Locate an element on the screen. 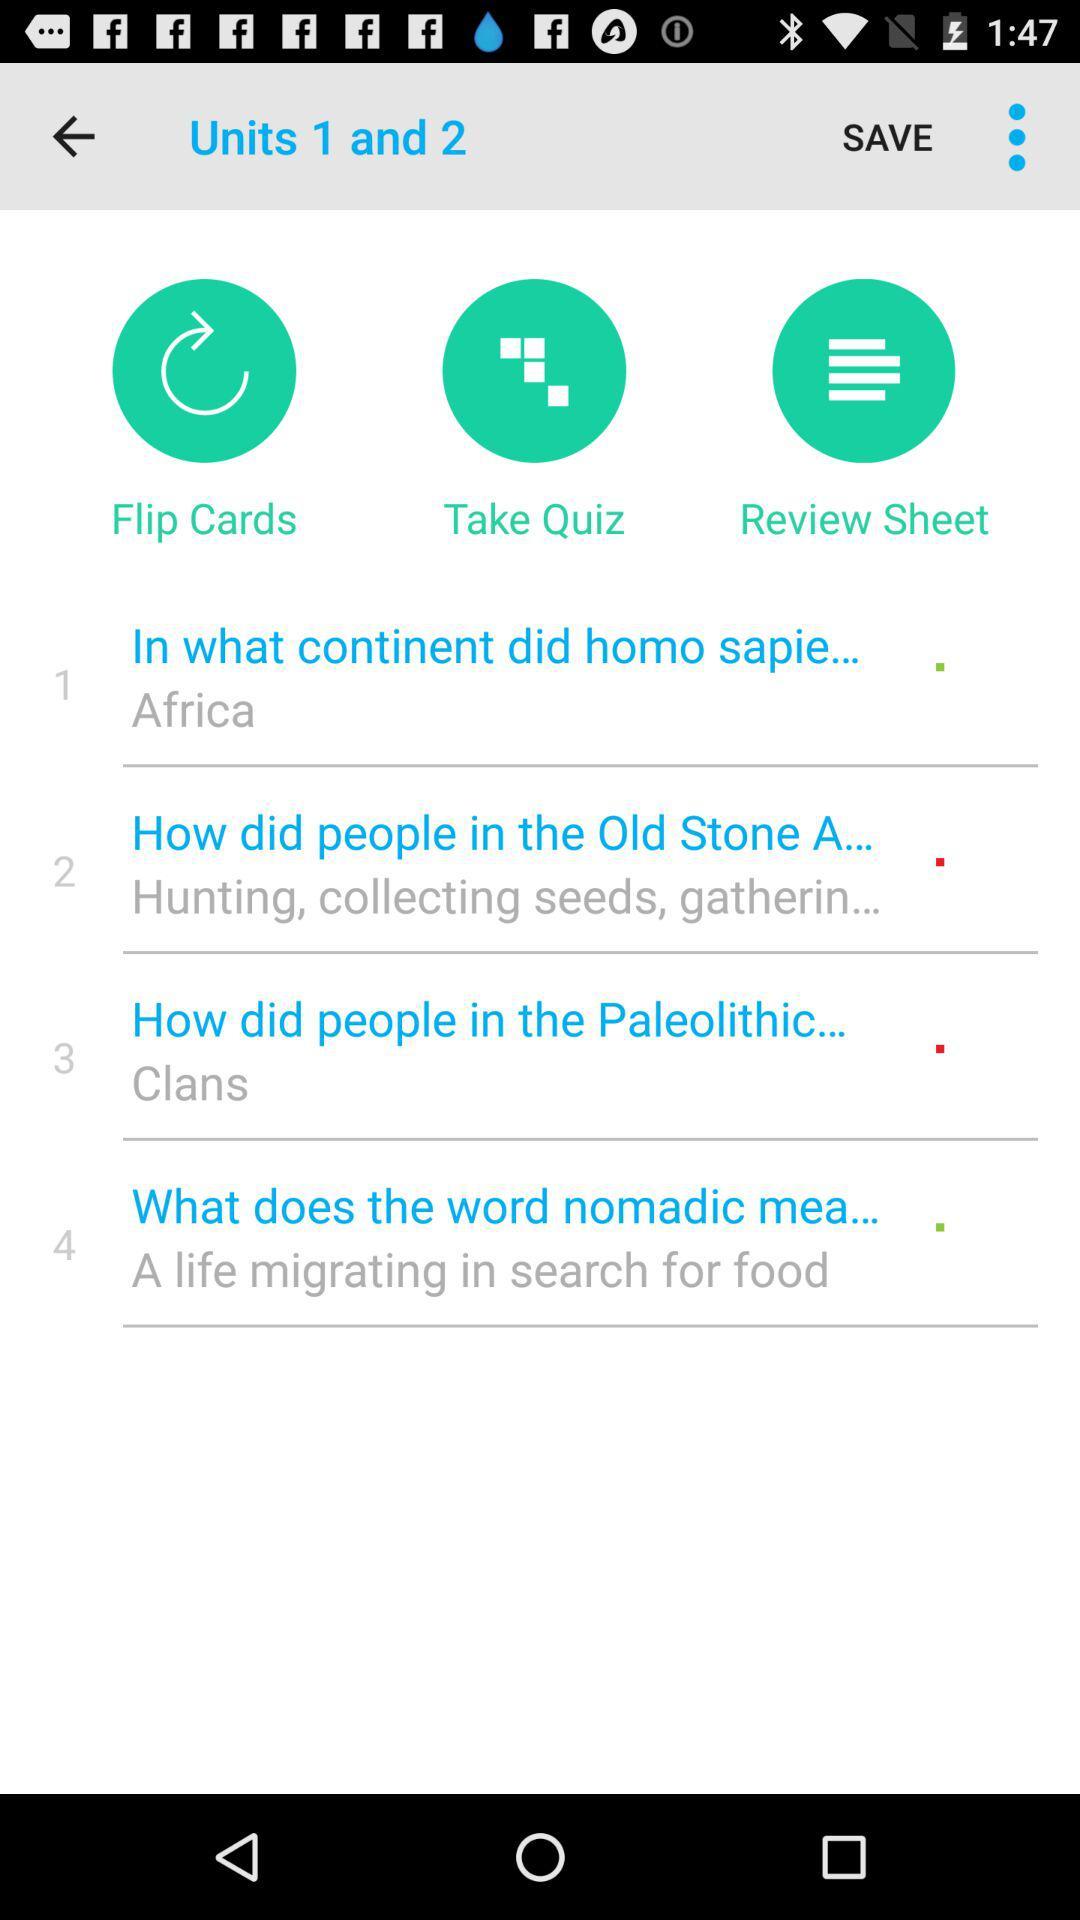 The width and height of the screenshot is (1080, 1920). 4 item is located at coordinates (63, 1242).